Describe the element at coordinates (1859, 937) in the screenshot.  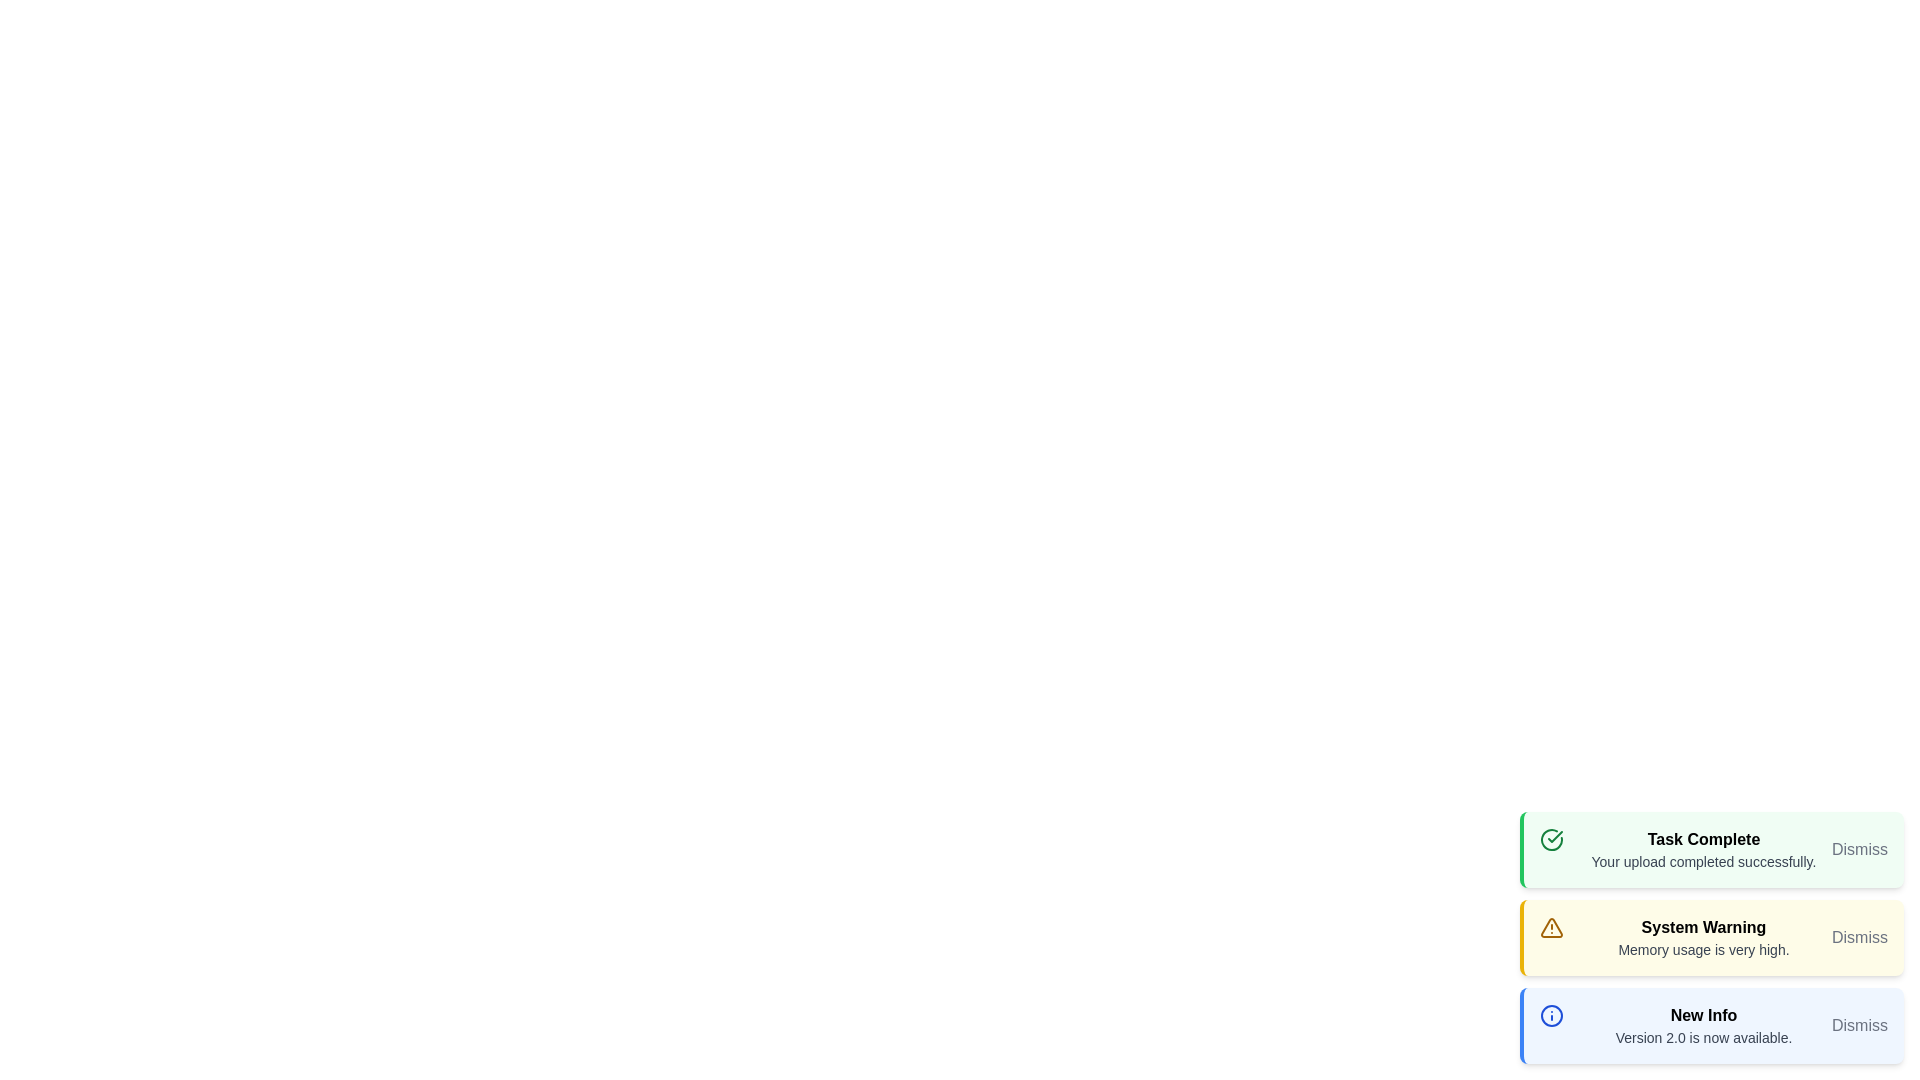
I see `the 'Dismiss' button for the notification with the title System Warning` at that location.